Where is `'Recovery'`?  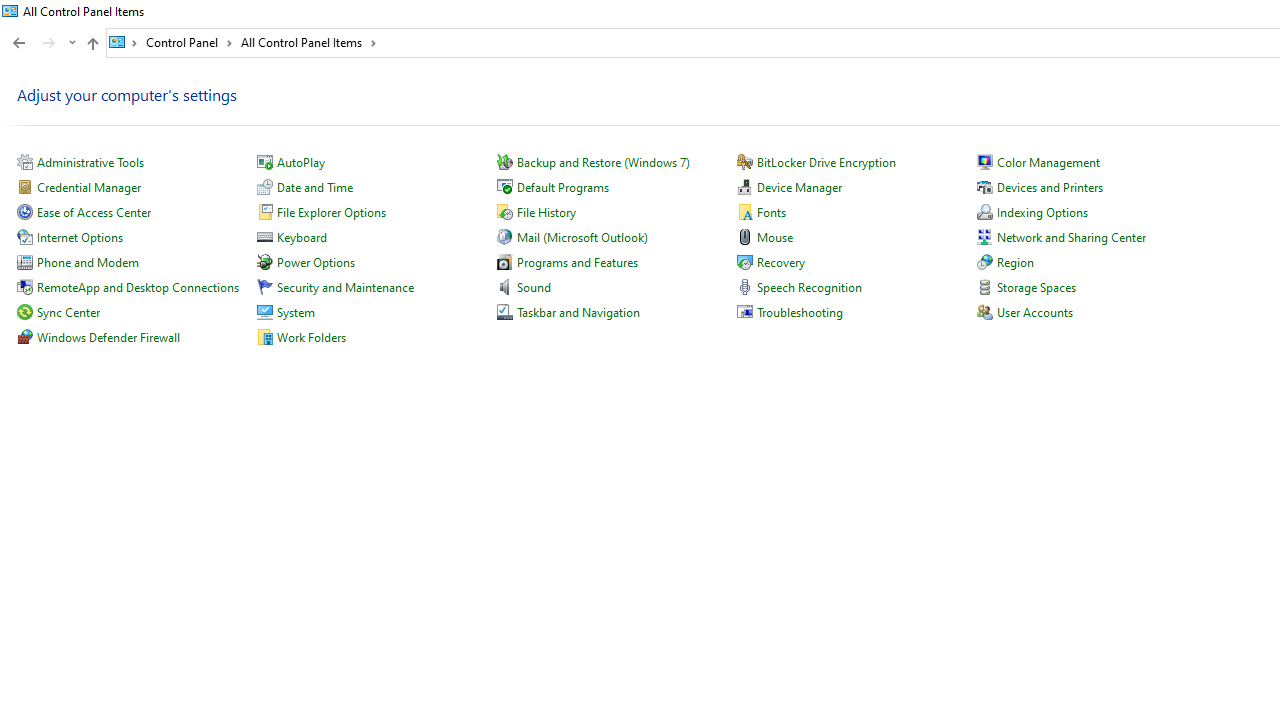
'Recovery' is located at coordinates (779, 261).